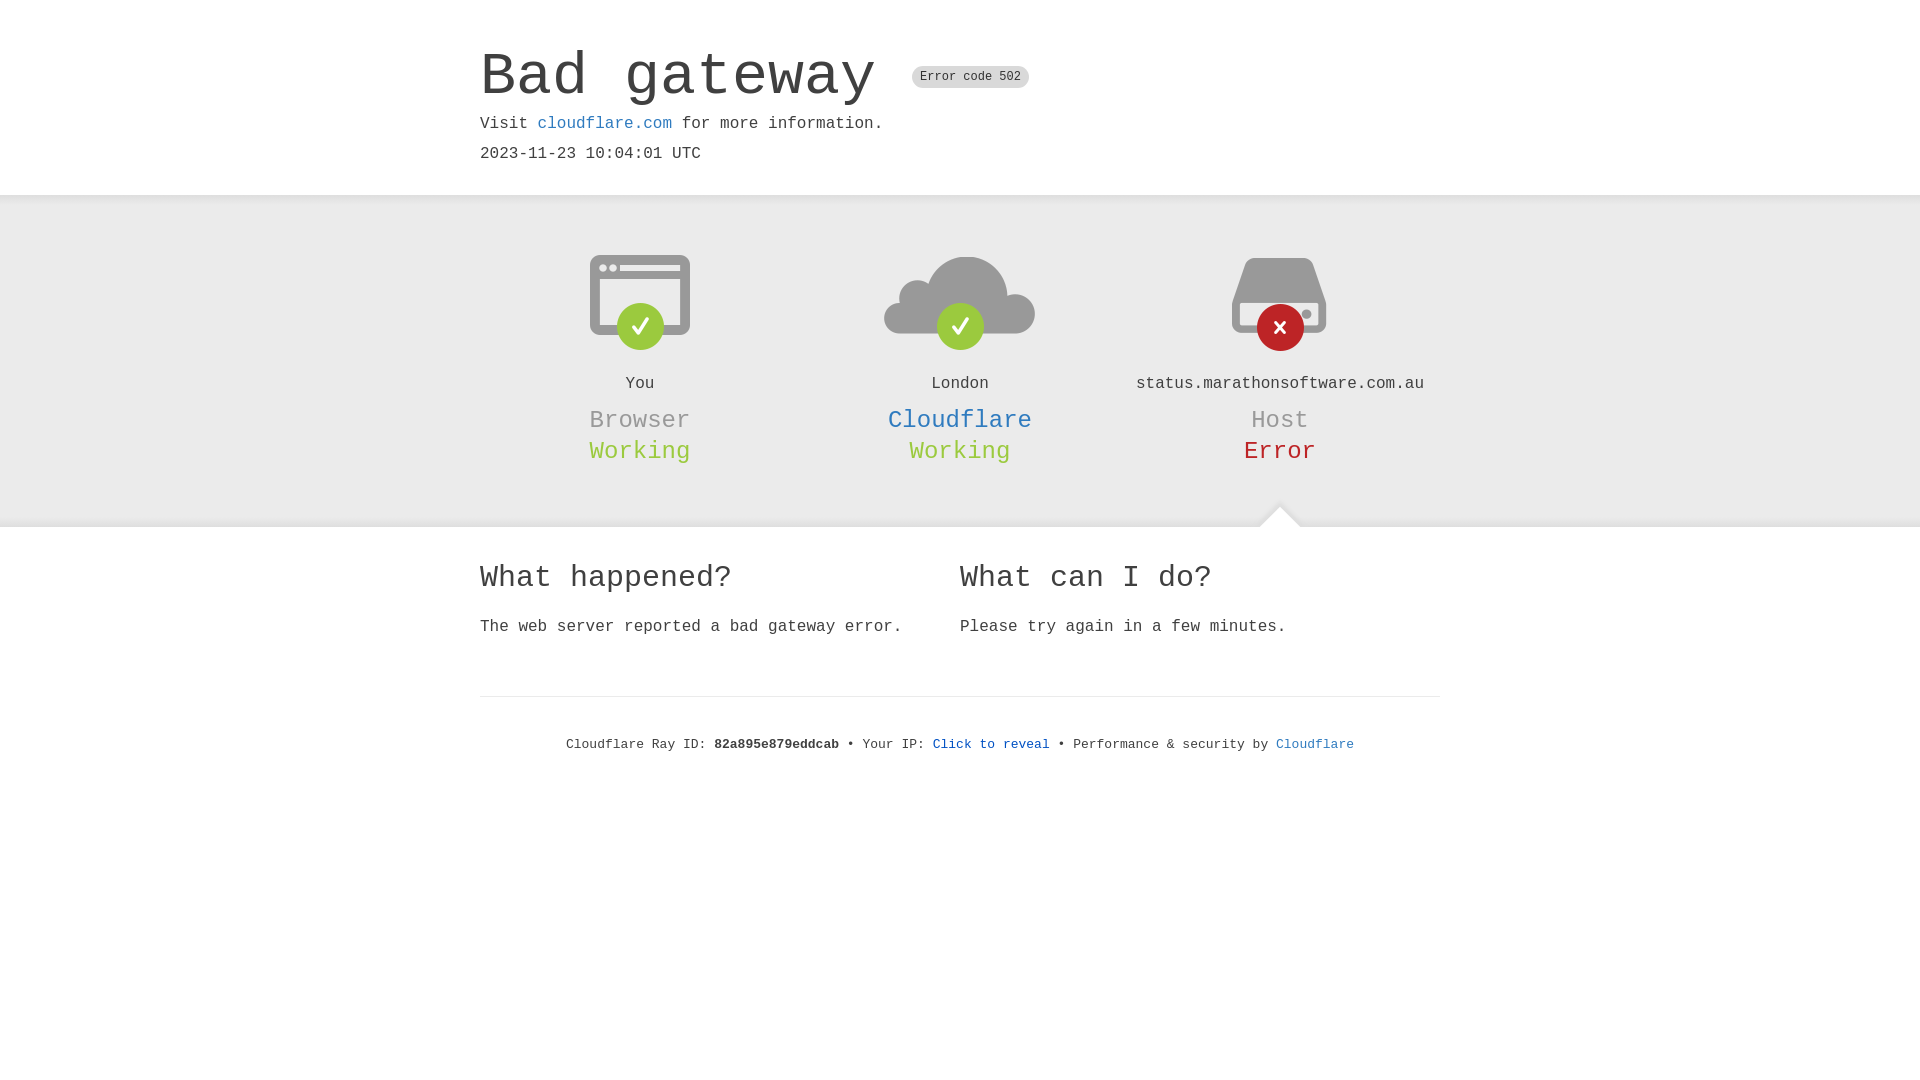 Image resolution: width=1920 pixels, height=1080 pixels. I want to click on 'Click to reveal', so click(991, 744).